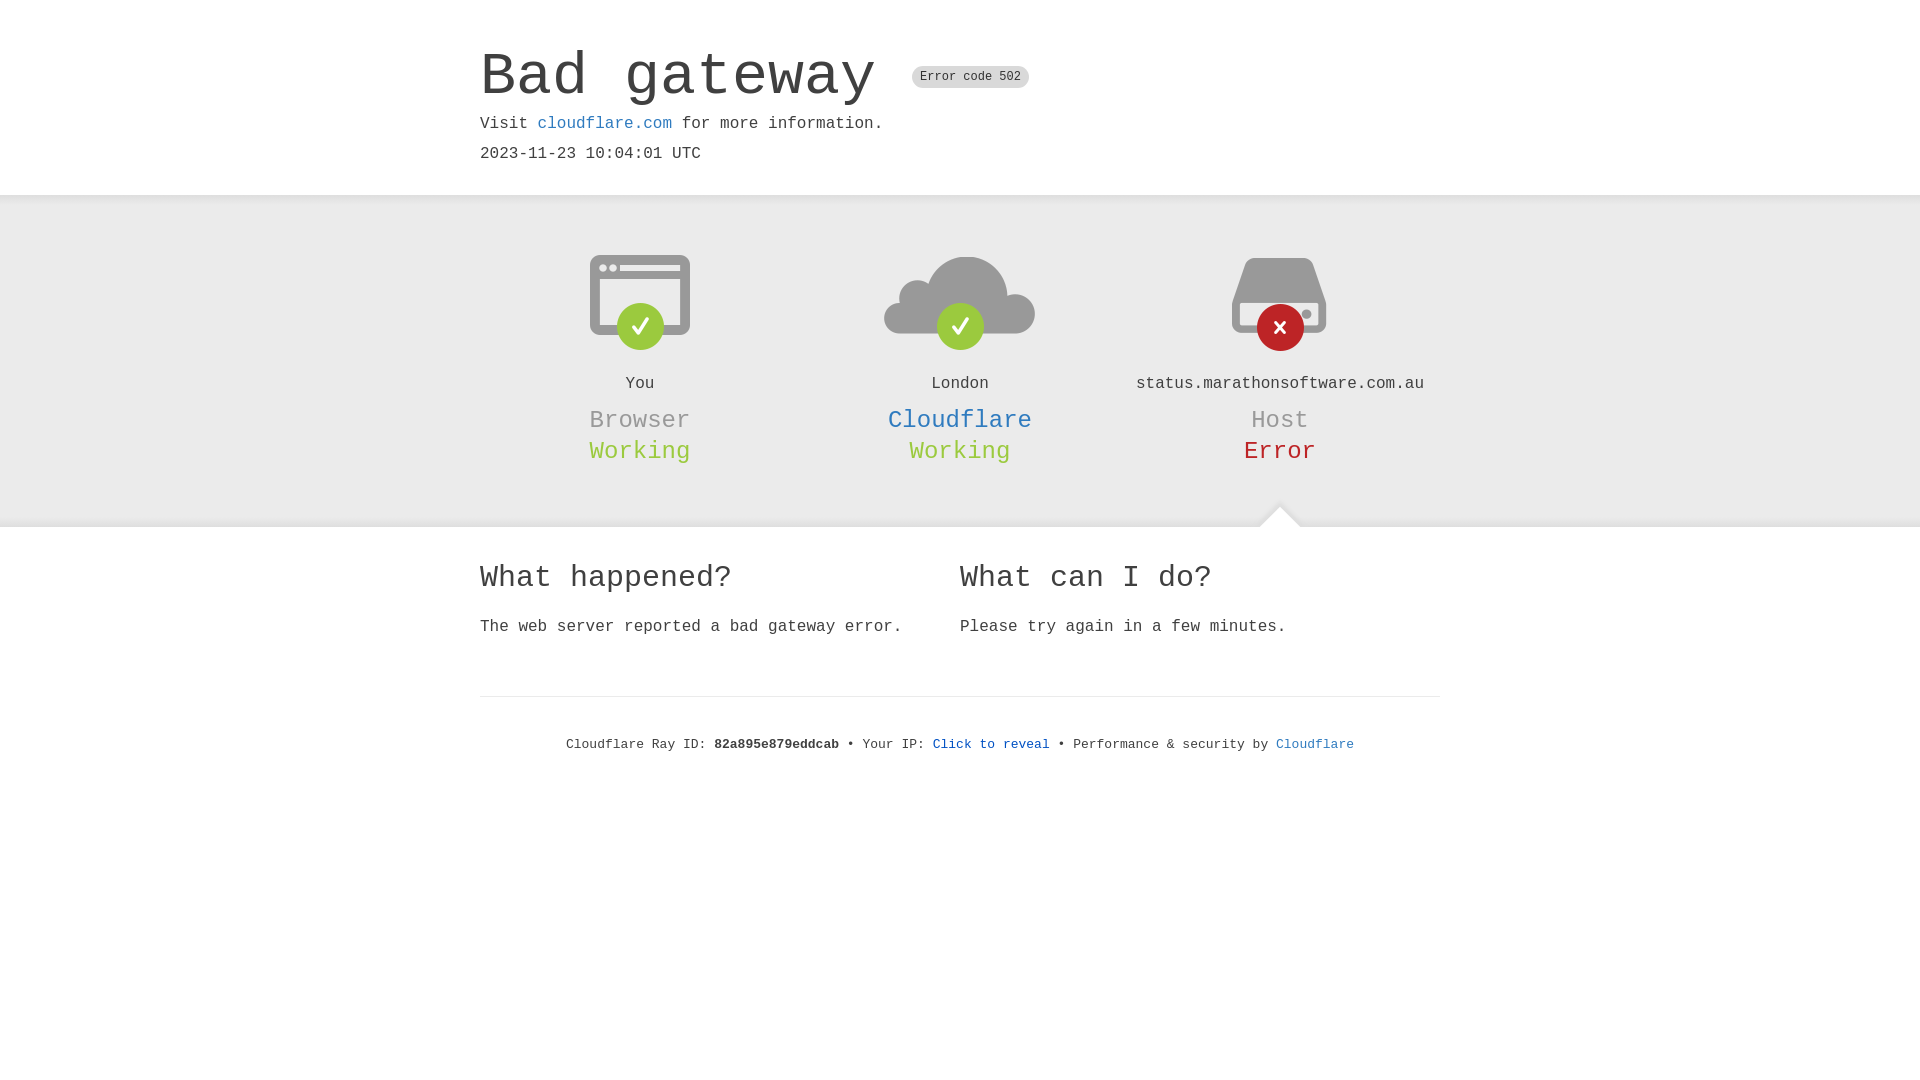 Image resolution: width=1920 pixels, height=1080 pixels. I want to click on 'Click to reveal', so click(991, 744).